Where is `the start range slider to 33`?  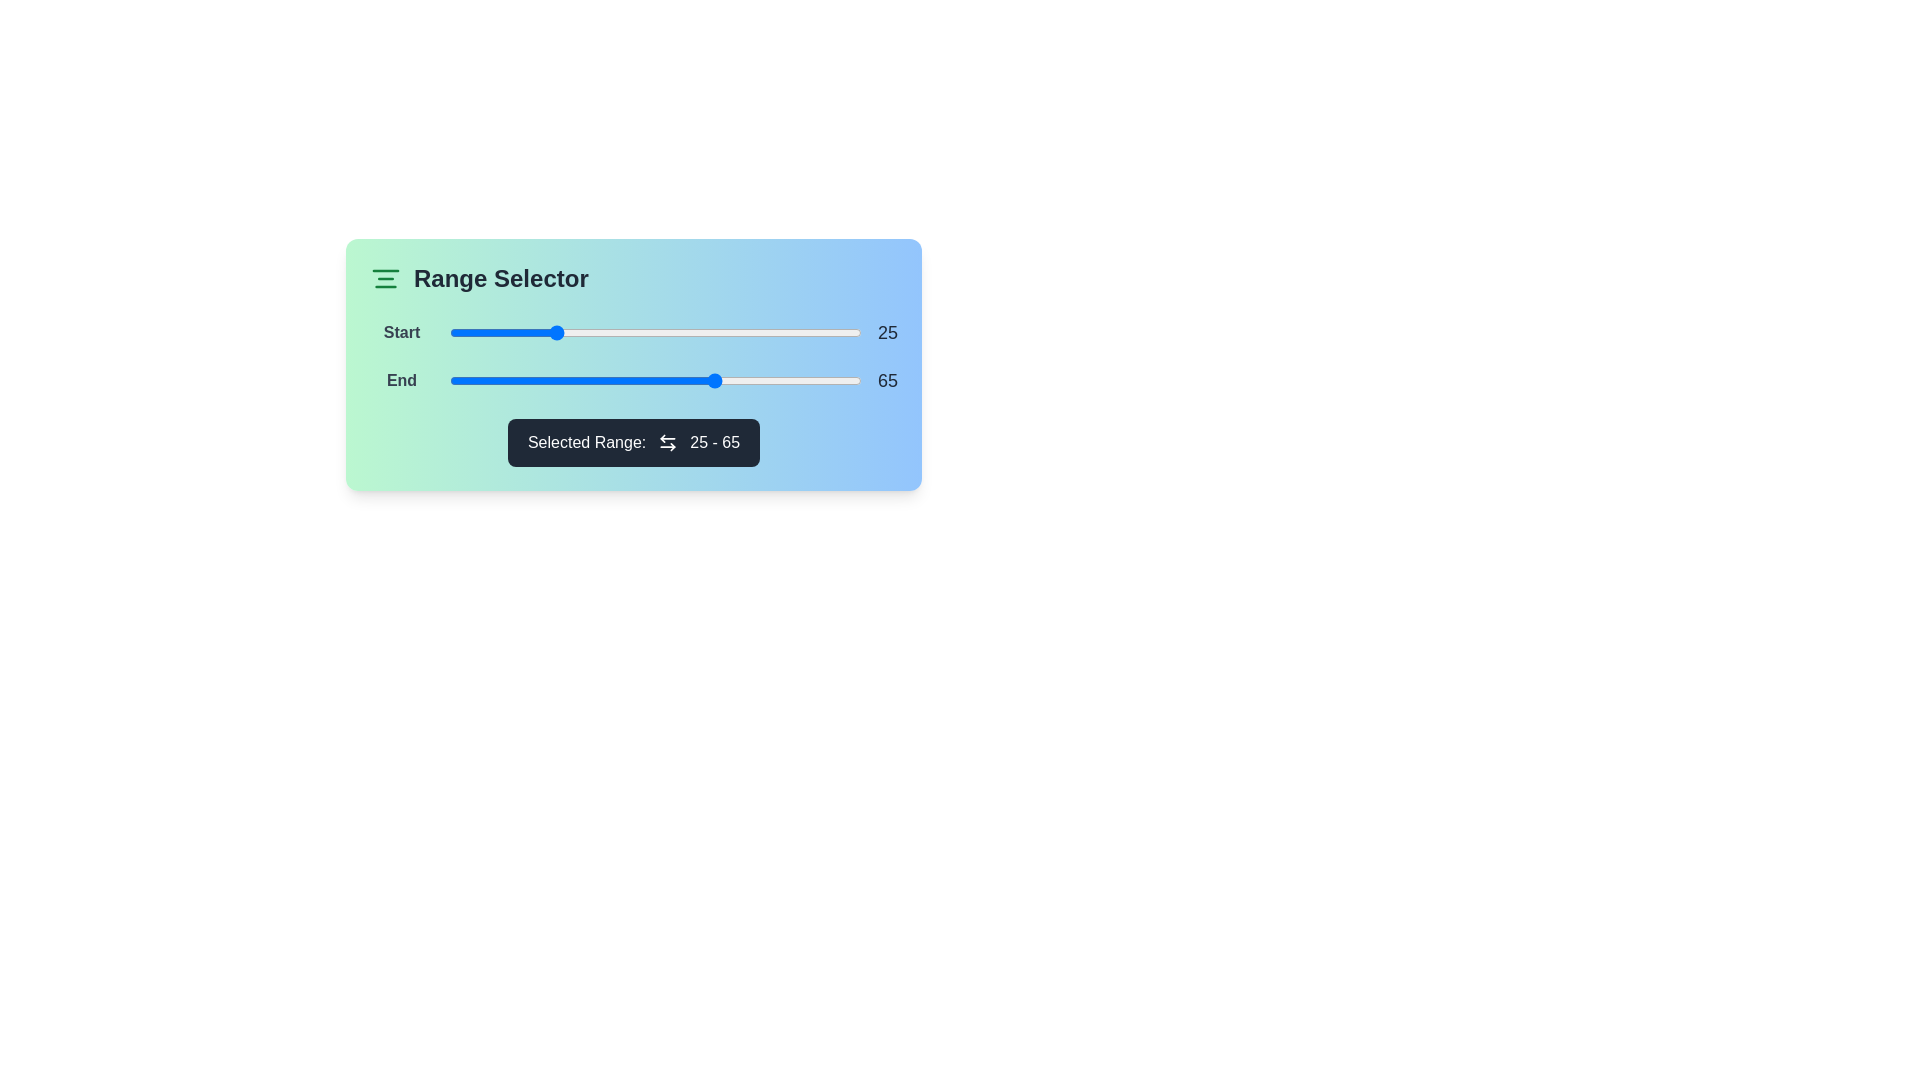 the start range slider to 33 is located at coordinates (584, 331).